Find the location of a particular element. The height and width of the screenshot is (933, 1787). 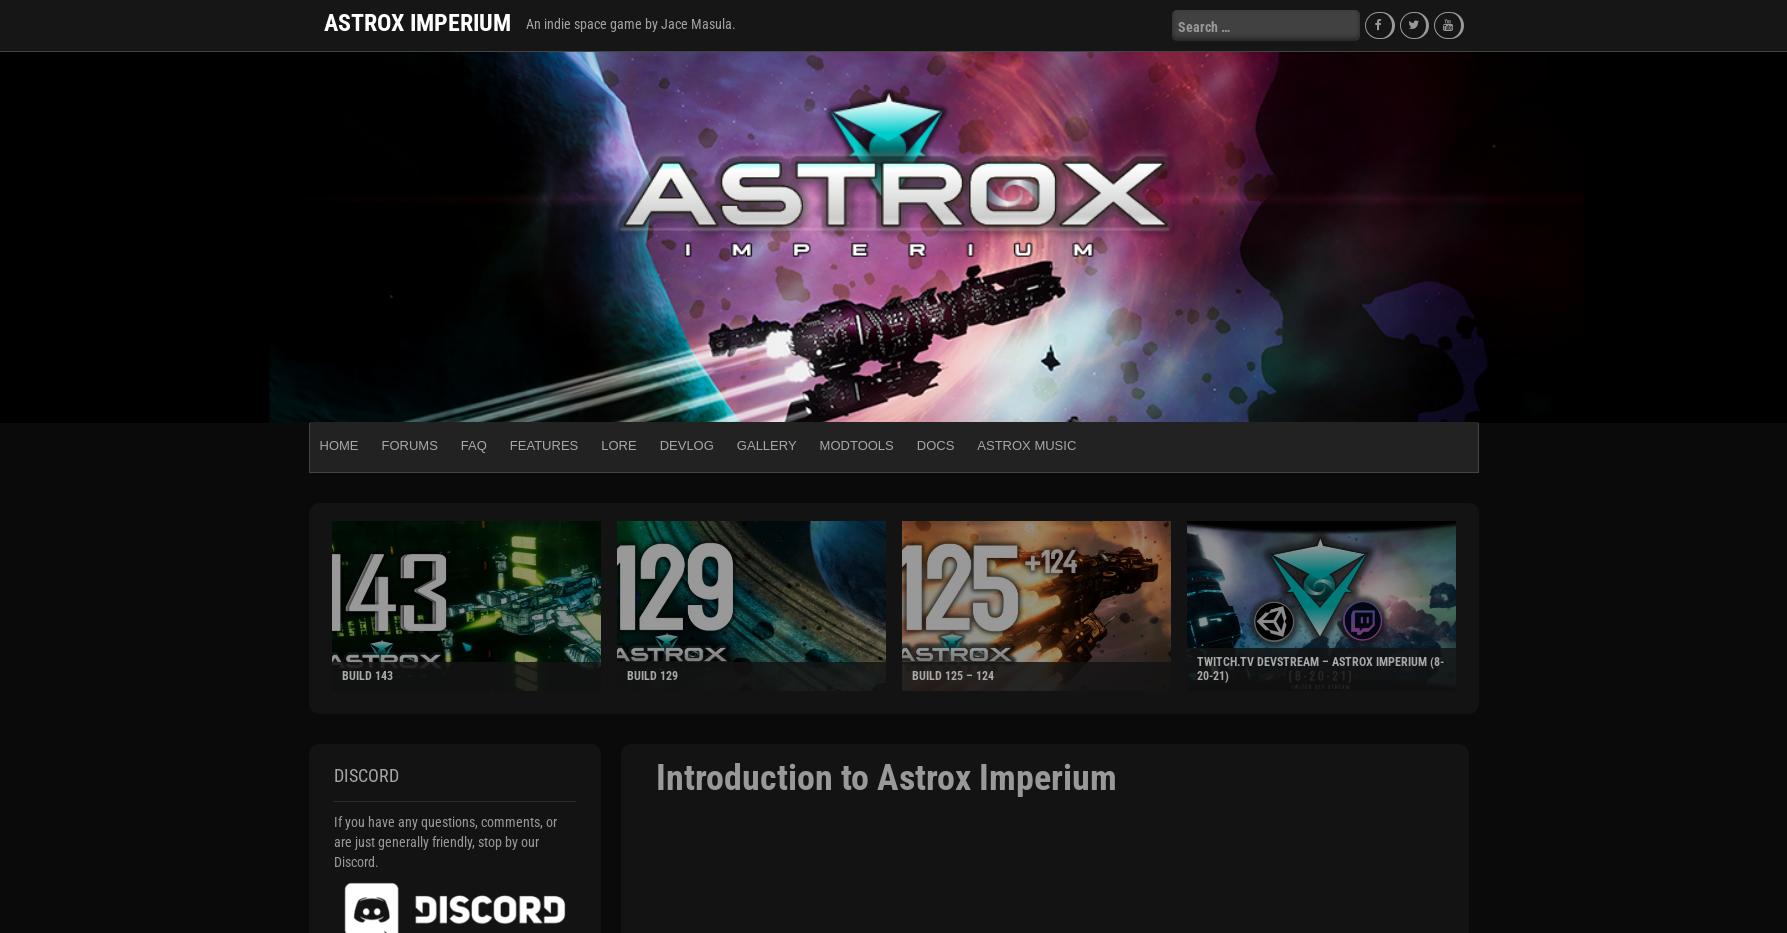

'Twitch.tv DevStream – Astrox Imperium (8-20-21)' is located at coordinates (1318, 667).